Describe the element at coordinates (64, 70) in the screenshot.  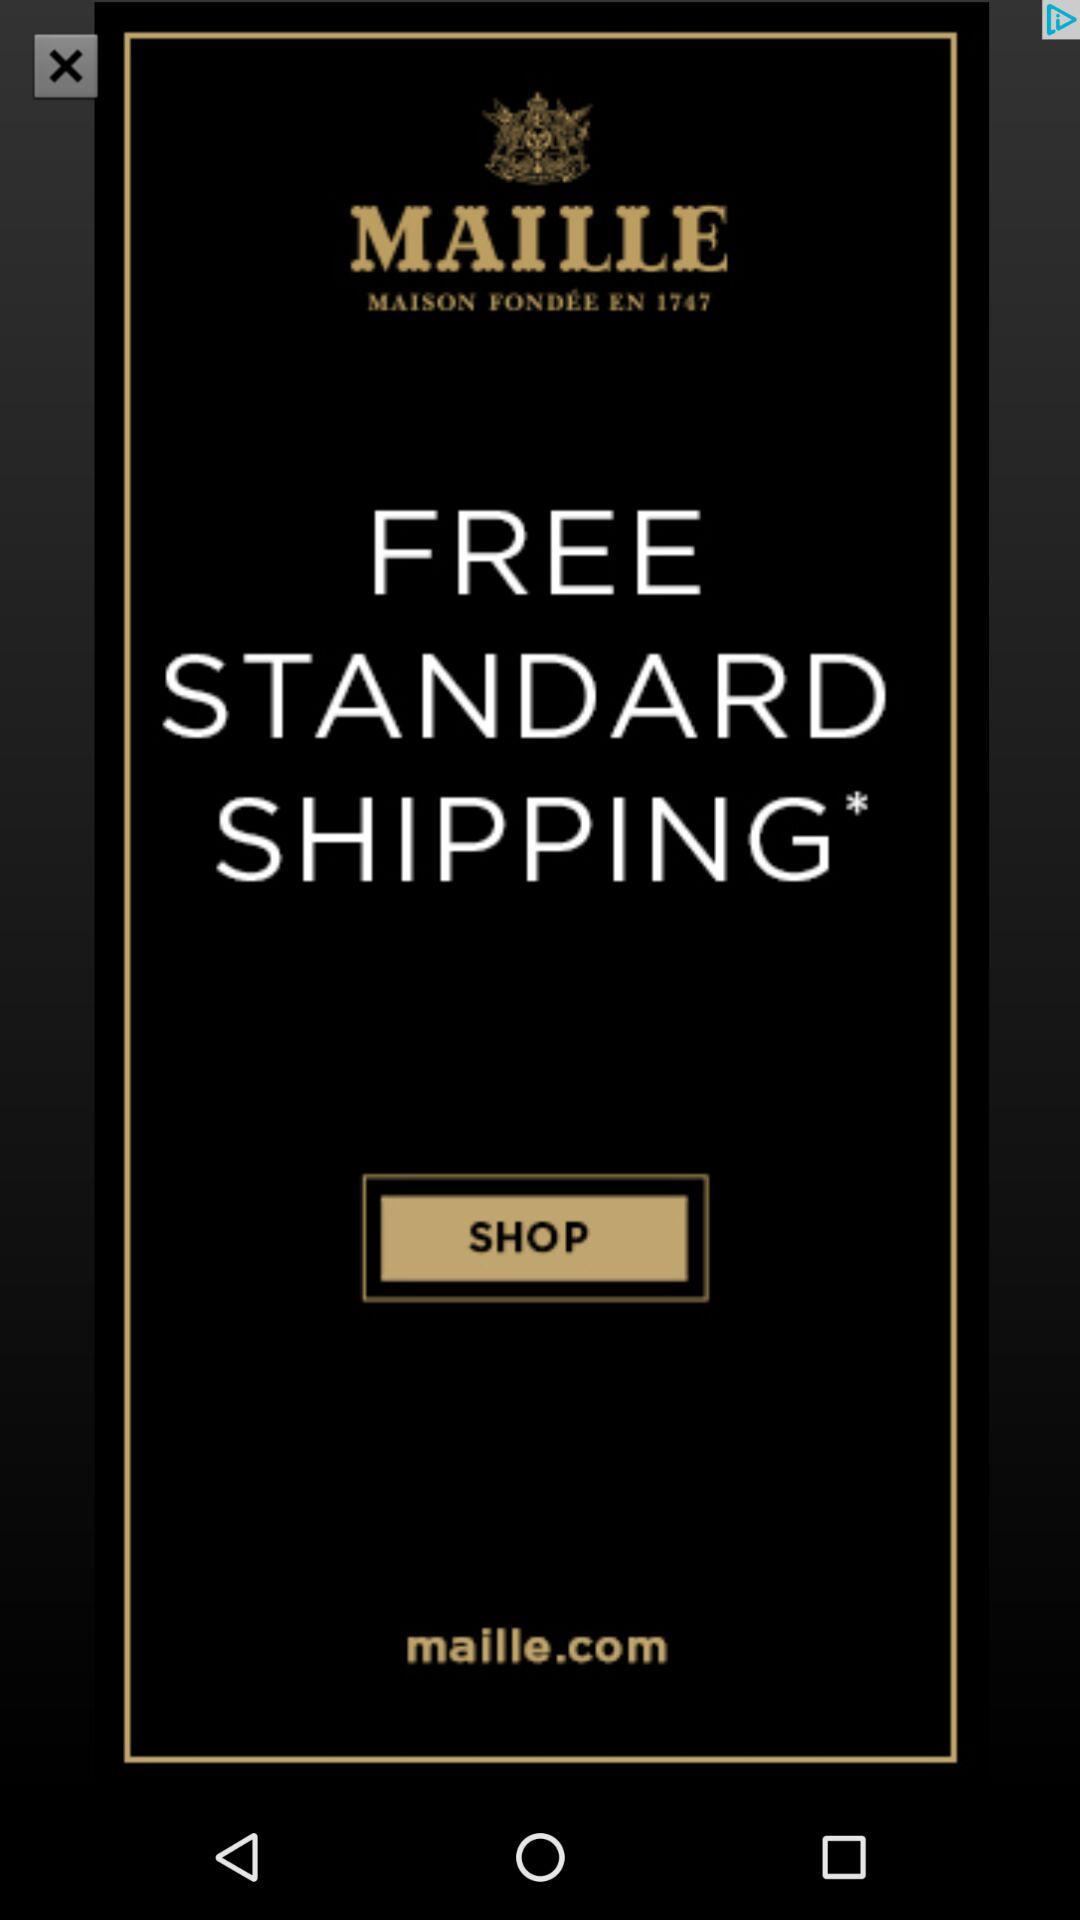
I see `the close icon` at that location.